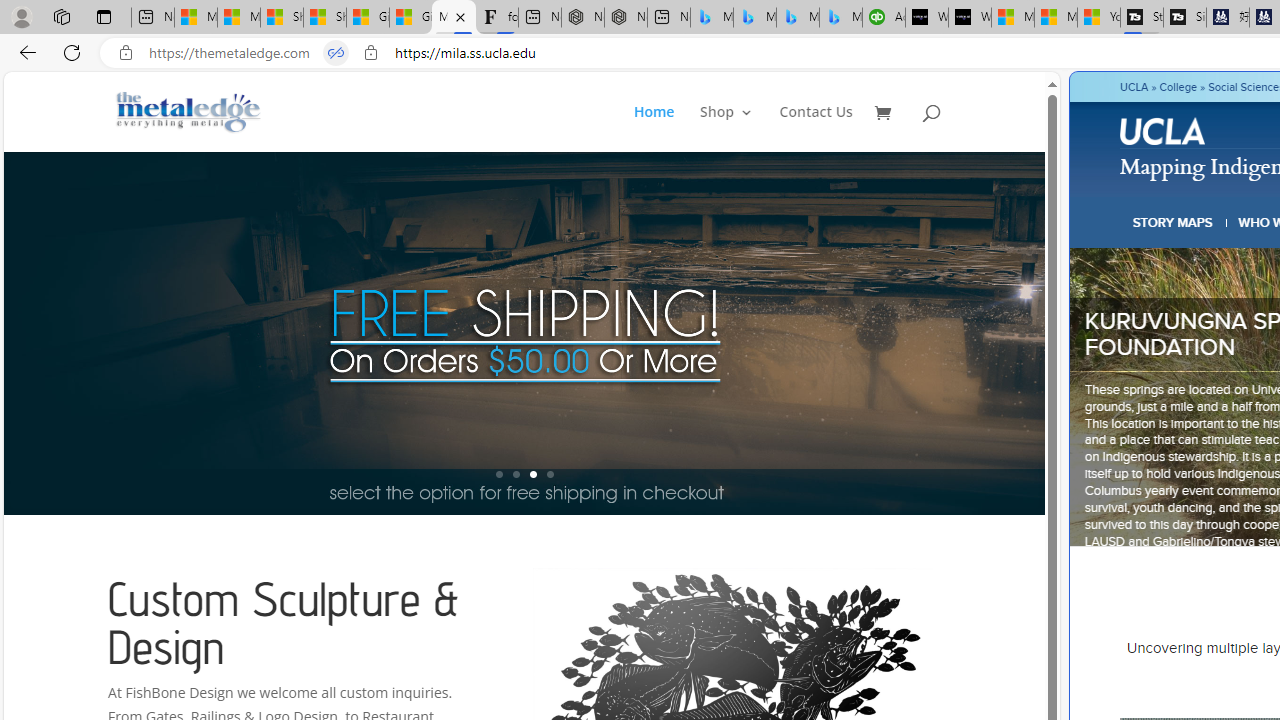  What do you see at coordinates (189, 111) in the screenshot?
I see `'Metal Fish Sculptures & Metal Designs'` at bounding box center [189, 111].